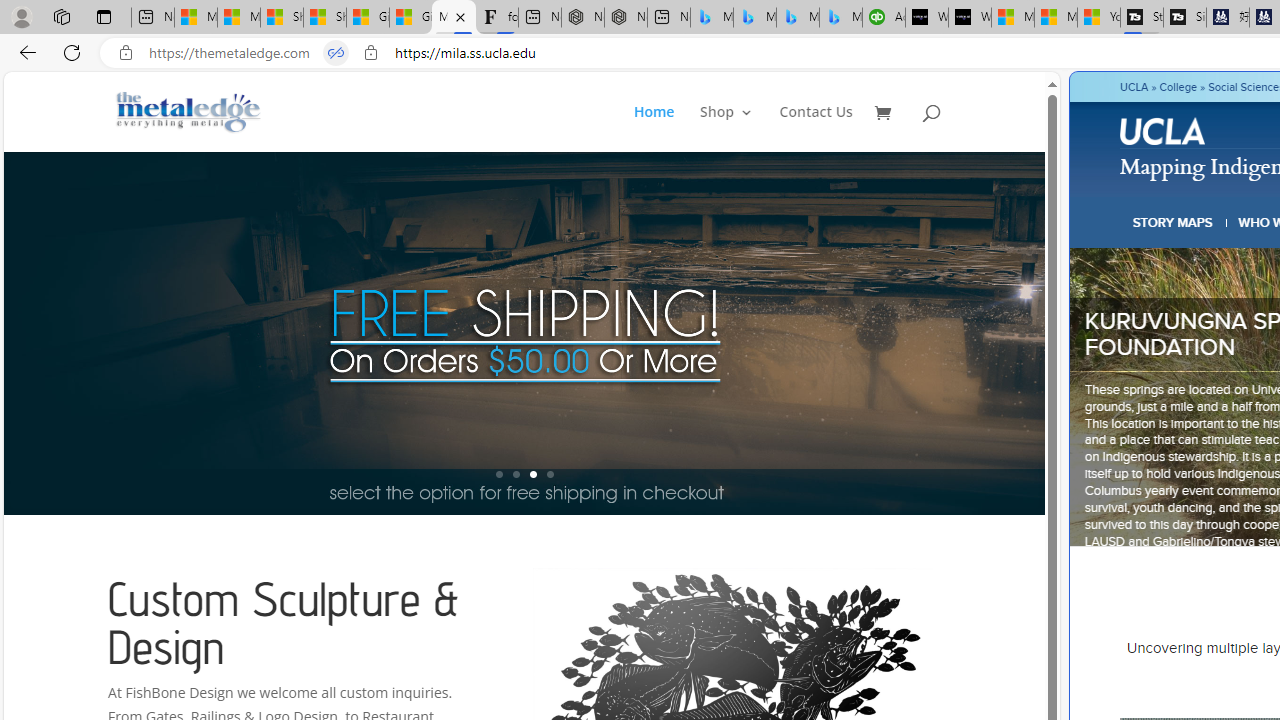  What do you see at coordinates (189, 111) in the screenshot?
I see `'Metal Fish Sculptures & Metal Designs'` at bounding box center [189, 111].